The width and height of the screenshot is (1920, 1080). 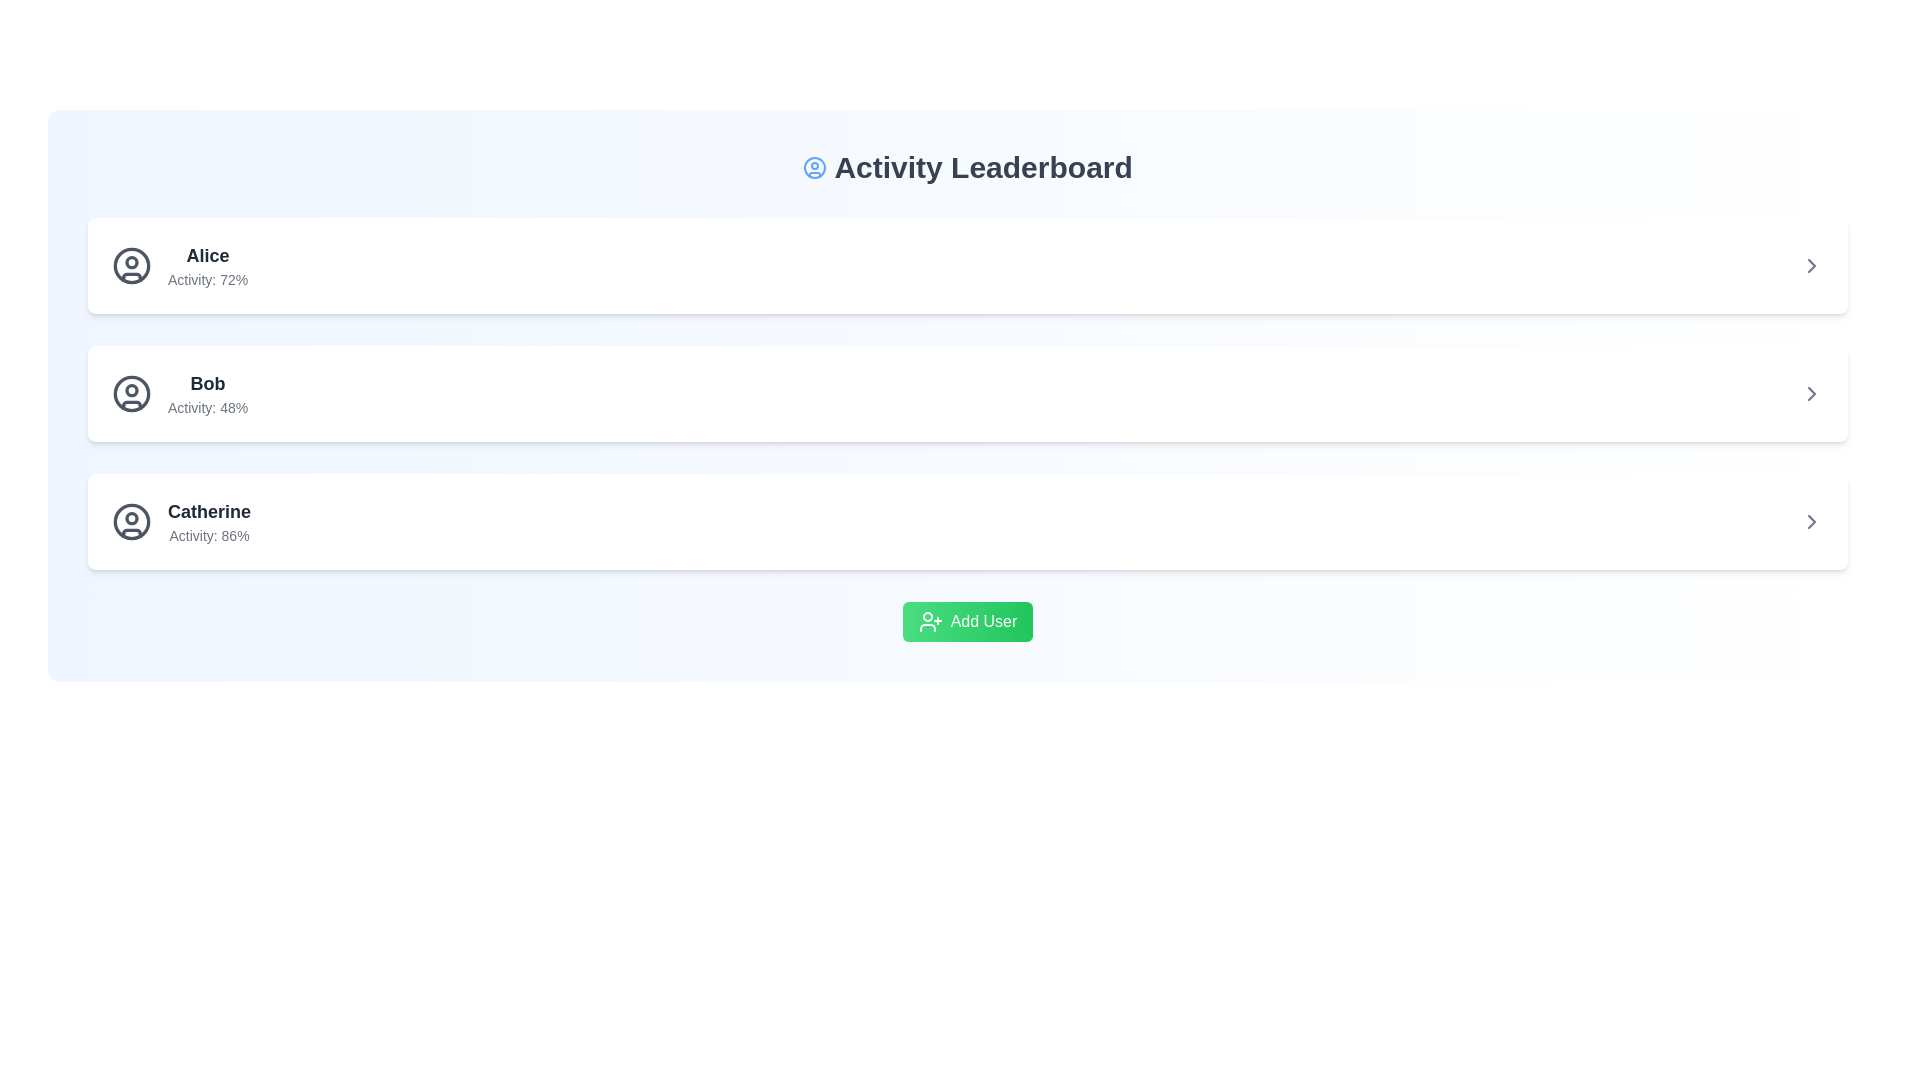 I want to click on text content of the Informative card displaying user-specific information for 'Alice' including her activity percentage of '72%', which is the first entry in the 'Activity Leaderboard' list, so click(x=180, y=265).